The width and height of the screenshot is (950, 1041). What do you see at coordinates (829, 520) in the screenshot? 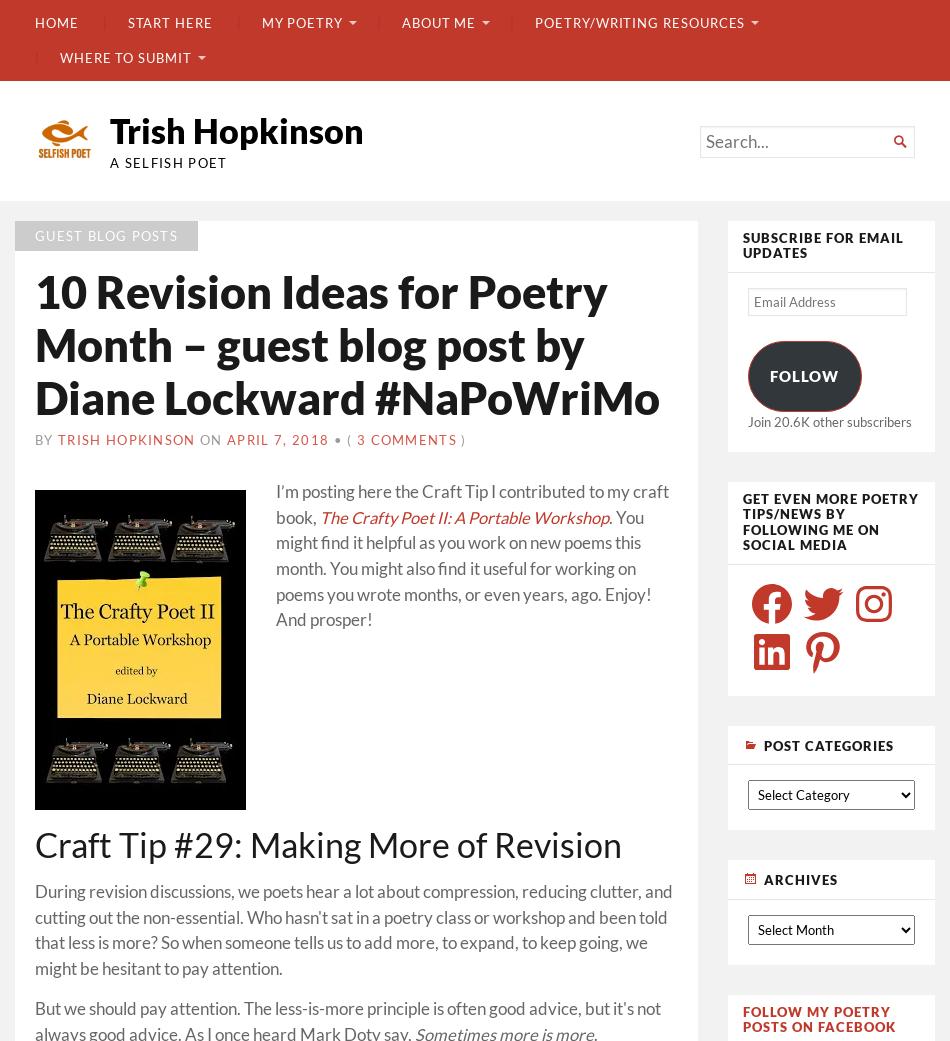
I see `'Get even more poetry tips/news by following me on social media'` at bounding box center [829, 520].